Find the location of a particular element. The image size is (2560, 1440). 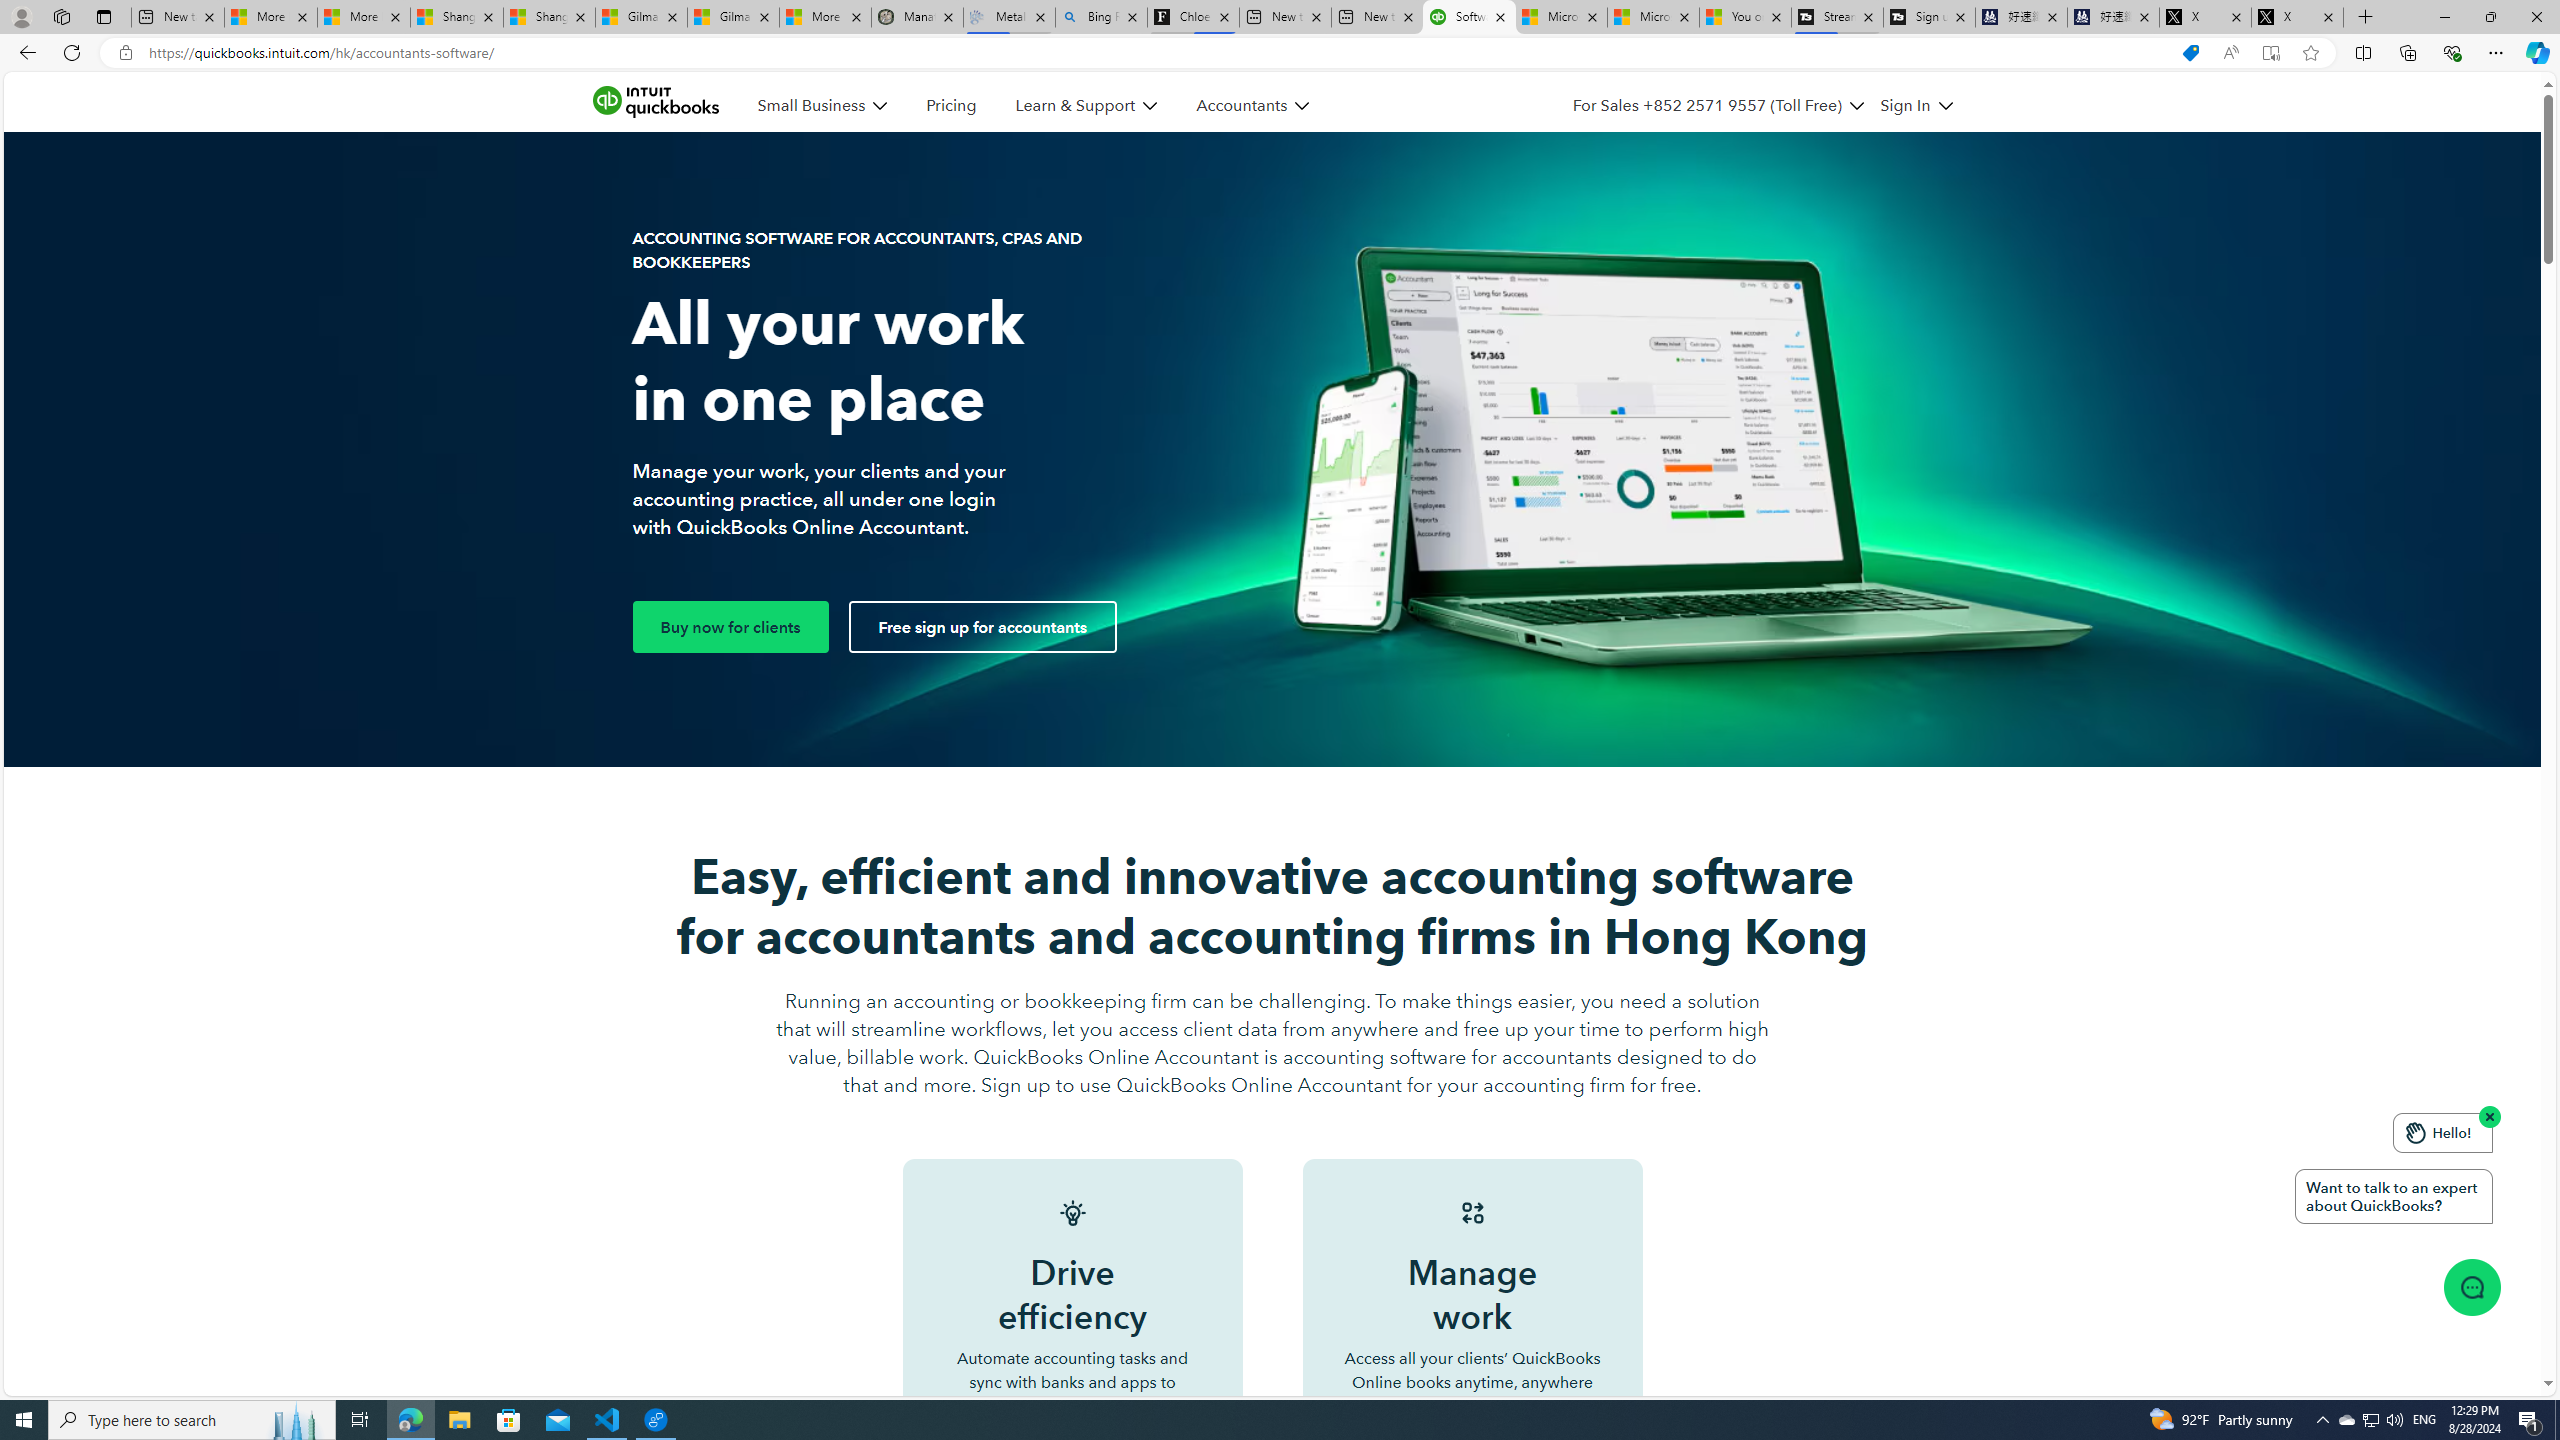

'For Sales +852 2571 9557 (Toll Free)' is located at coordinates (1707, 106).